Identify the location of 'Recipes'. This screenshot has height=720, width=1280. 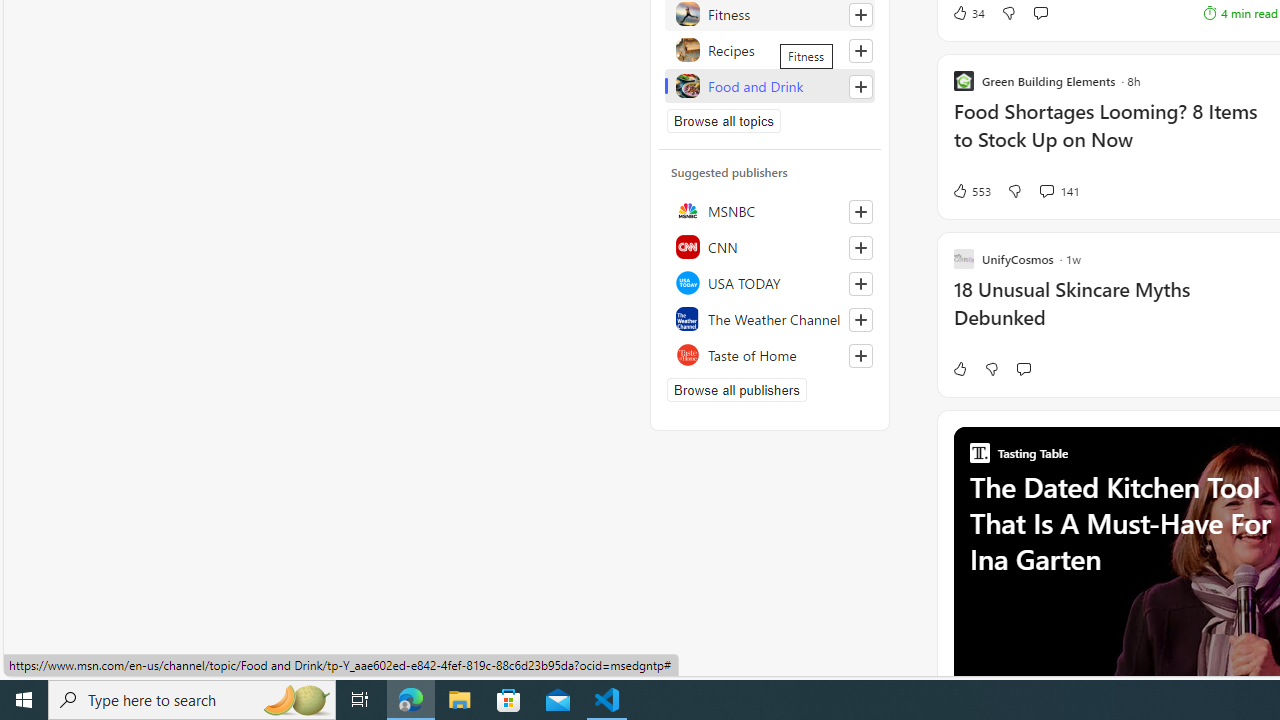
(769, 49).